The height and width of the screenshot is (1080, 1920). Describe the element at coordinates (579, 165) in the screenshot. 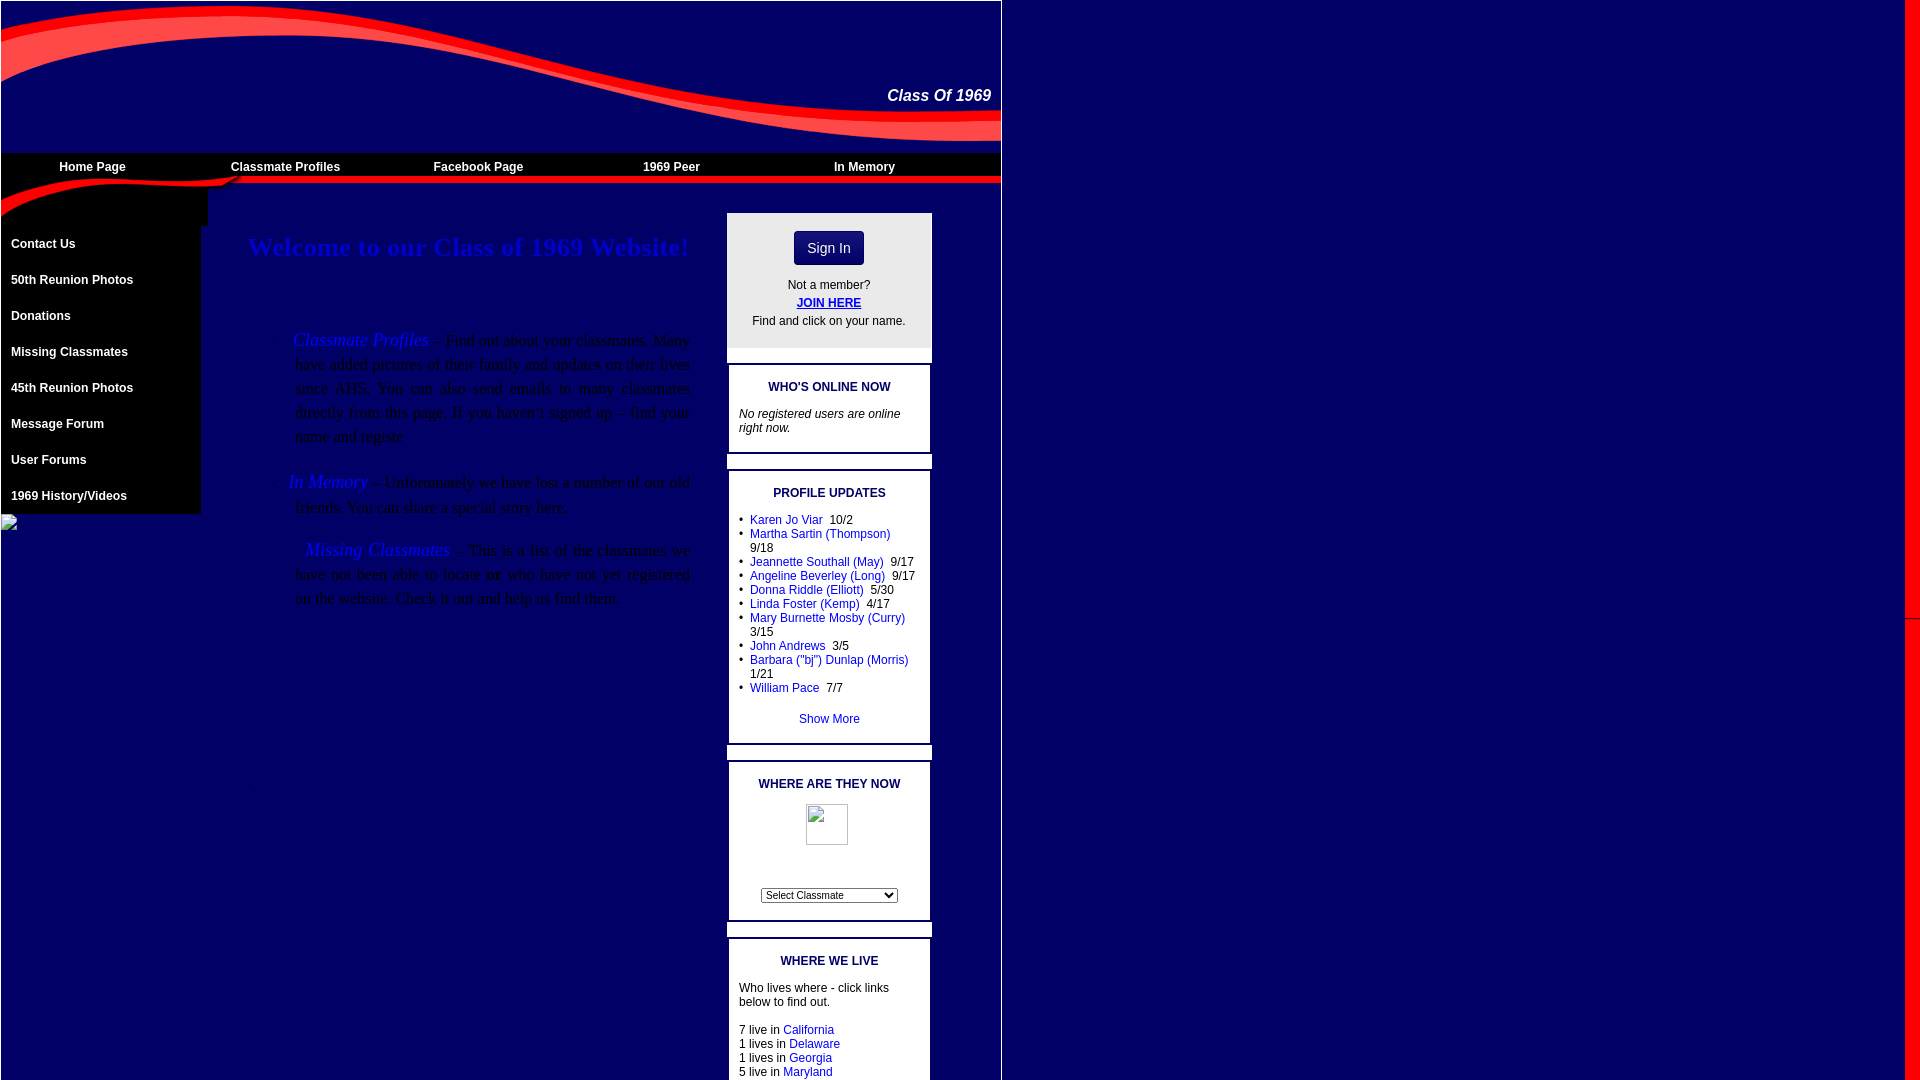

I see `'1969 Peer'` at that location.